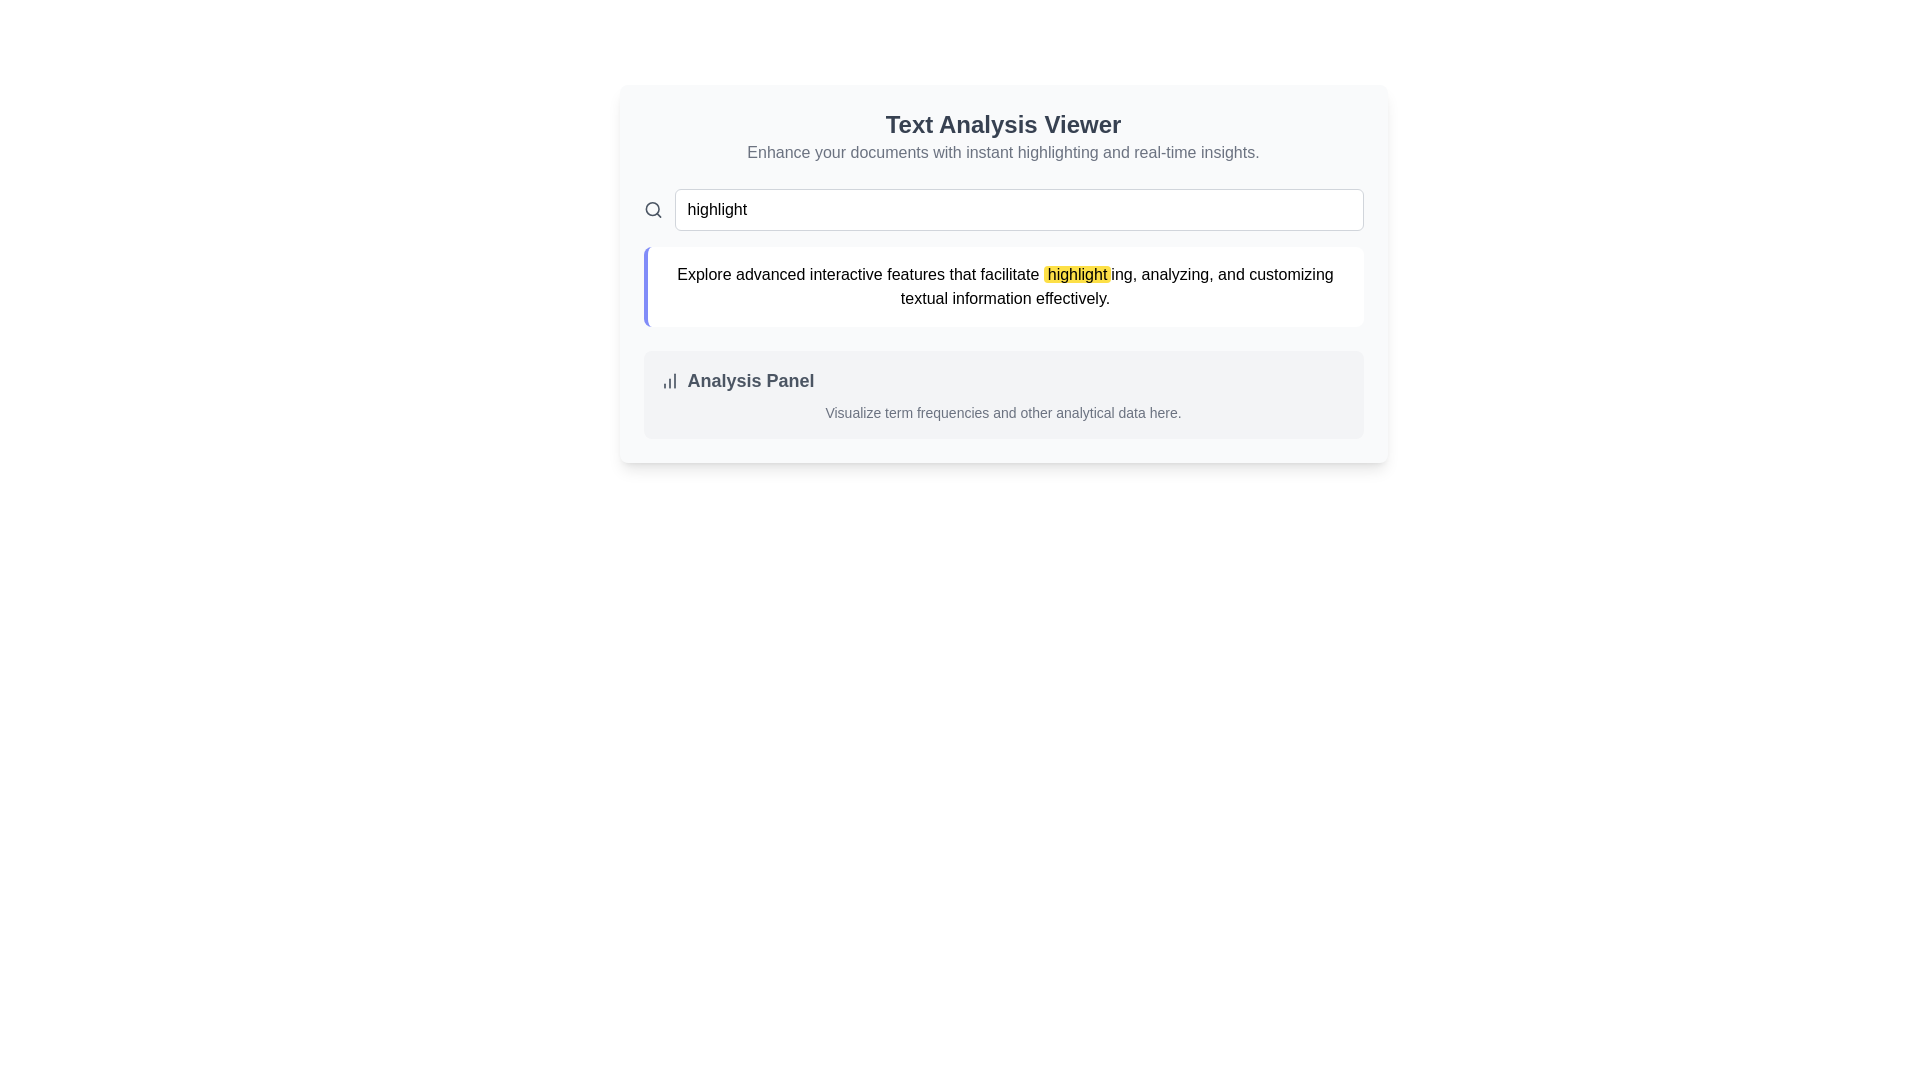 This screenshot has height=1080, width=1920. I want to click on the circular component of the search icon located within the search bar at the upper center of the layout, so click(652, 209).